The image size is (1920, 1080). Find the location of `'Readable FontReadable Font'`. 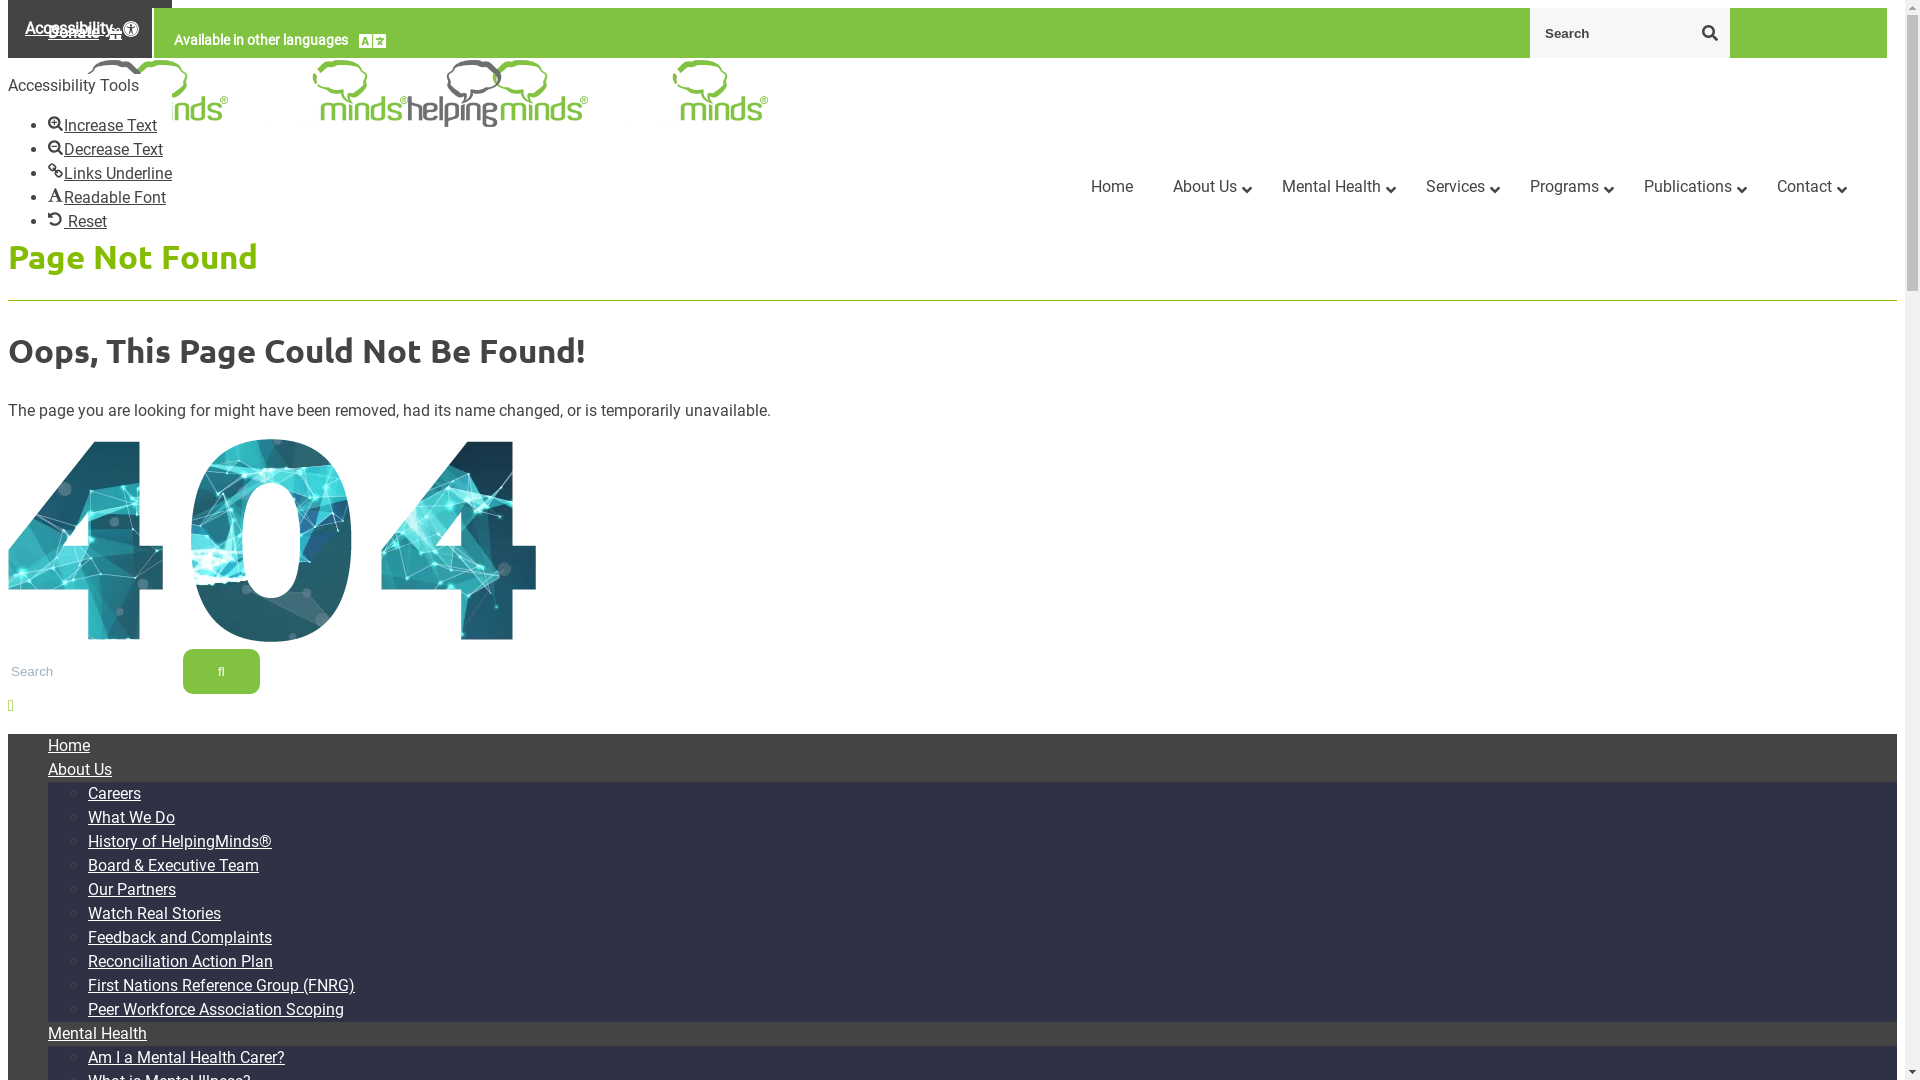

'Readable FontReadable Font' is located at coordinates (105, 197).